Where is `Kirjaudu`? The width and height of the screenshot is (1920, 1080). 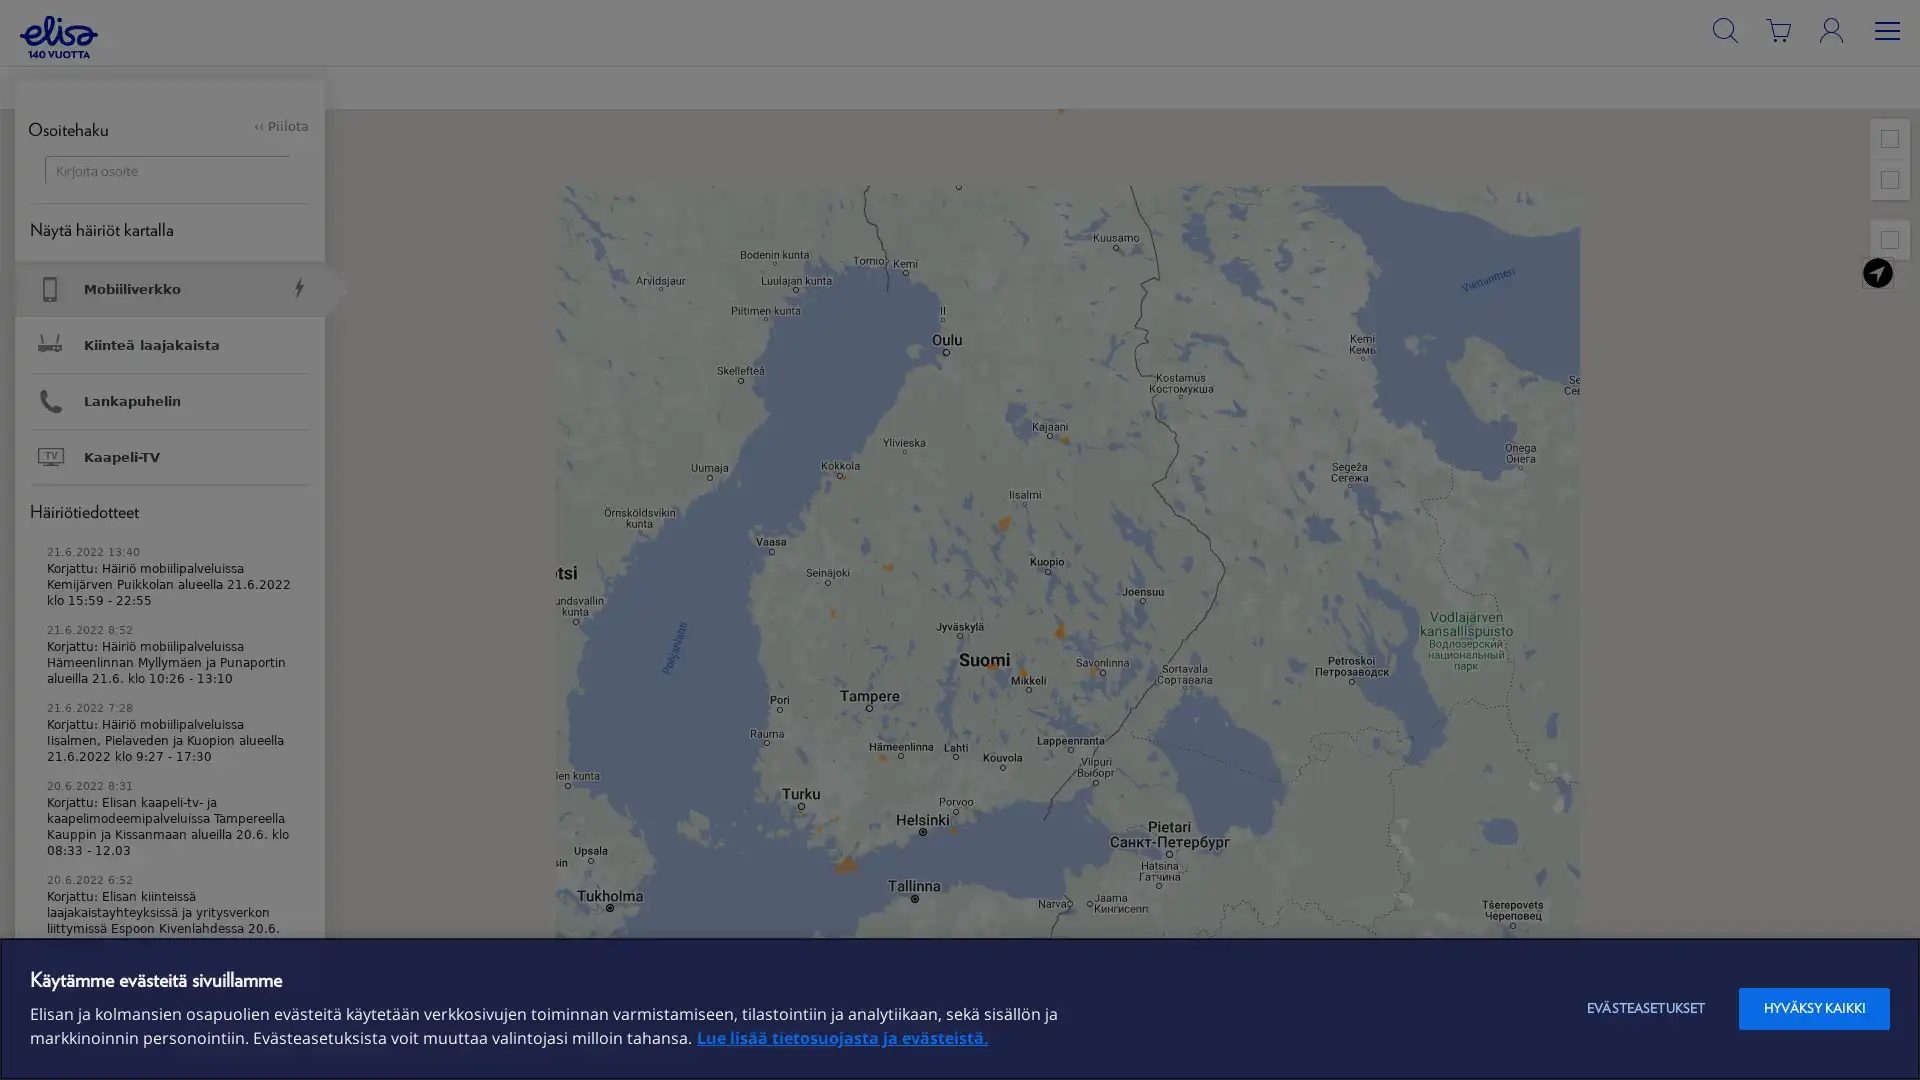
Kirjaudu is located at coordinates (1859, 71).